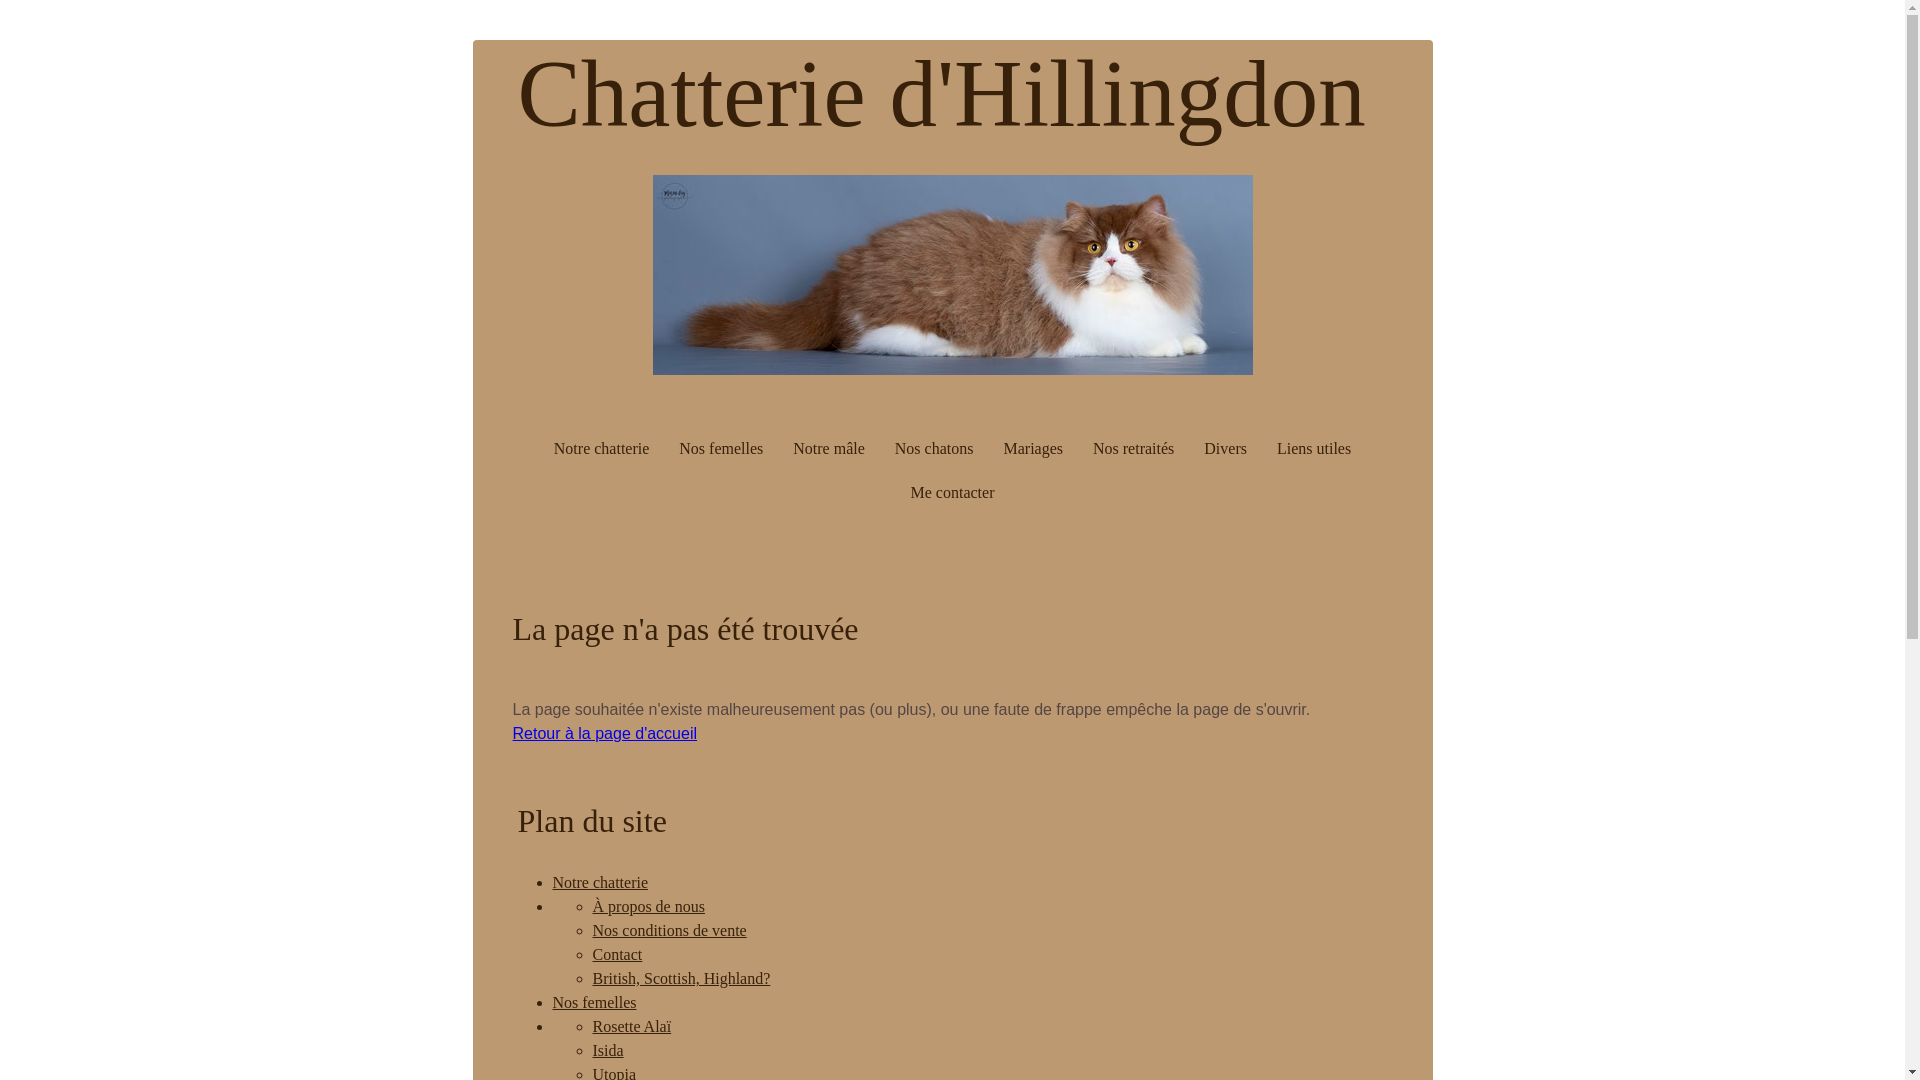 The height and width of the screenshot is (1080, 1920). Describe the element at coordinates (616, 953) in the screenshot. I see `'Contact'` at that location.